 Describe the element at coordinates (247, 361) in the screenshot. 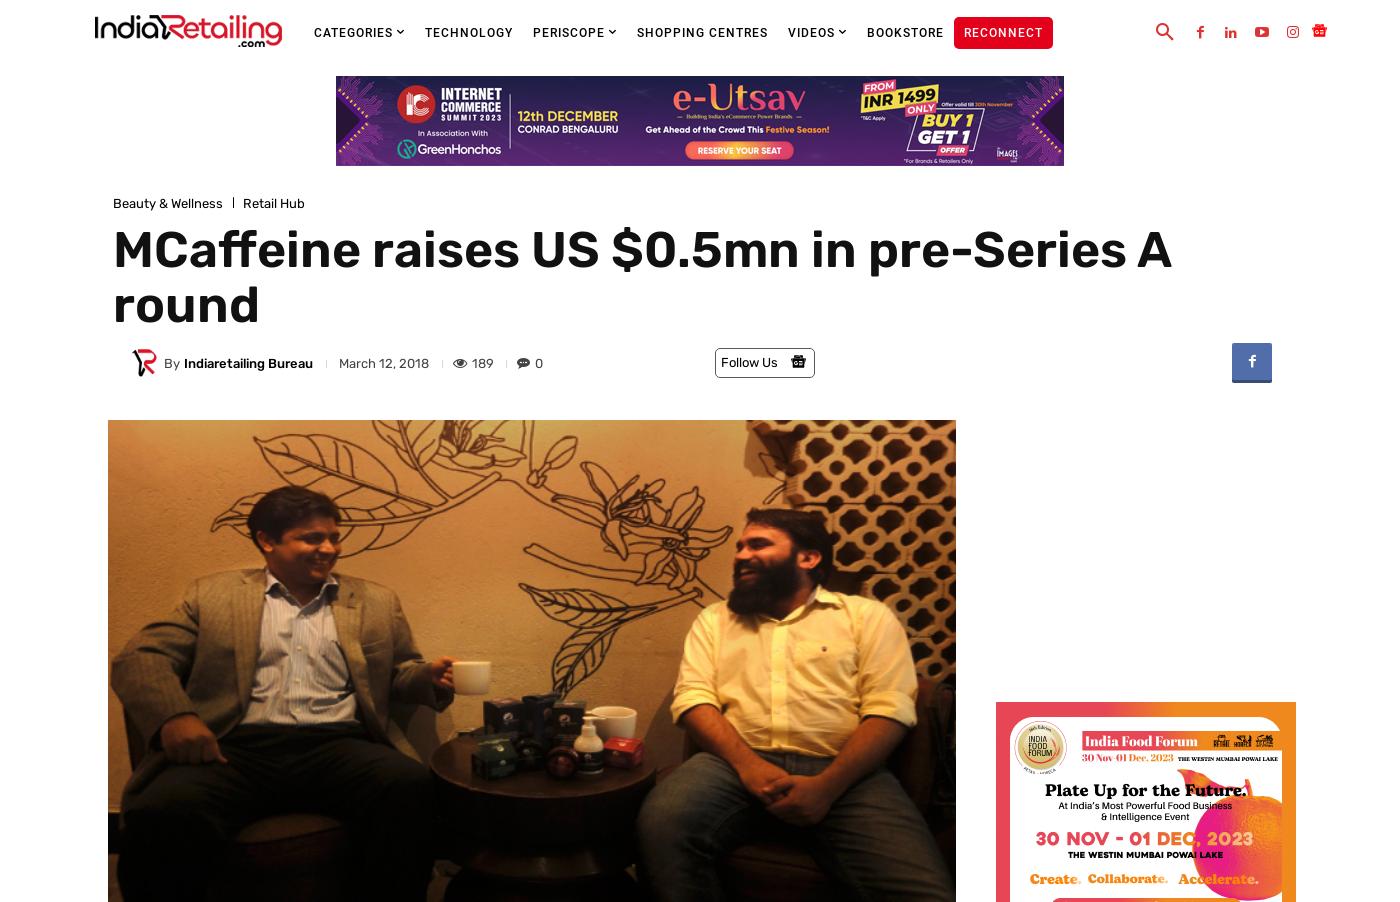

I see `'Indiaretailing Bureau'` at that location.